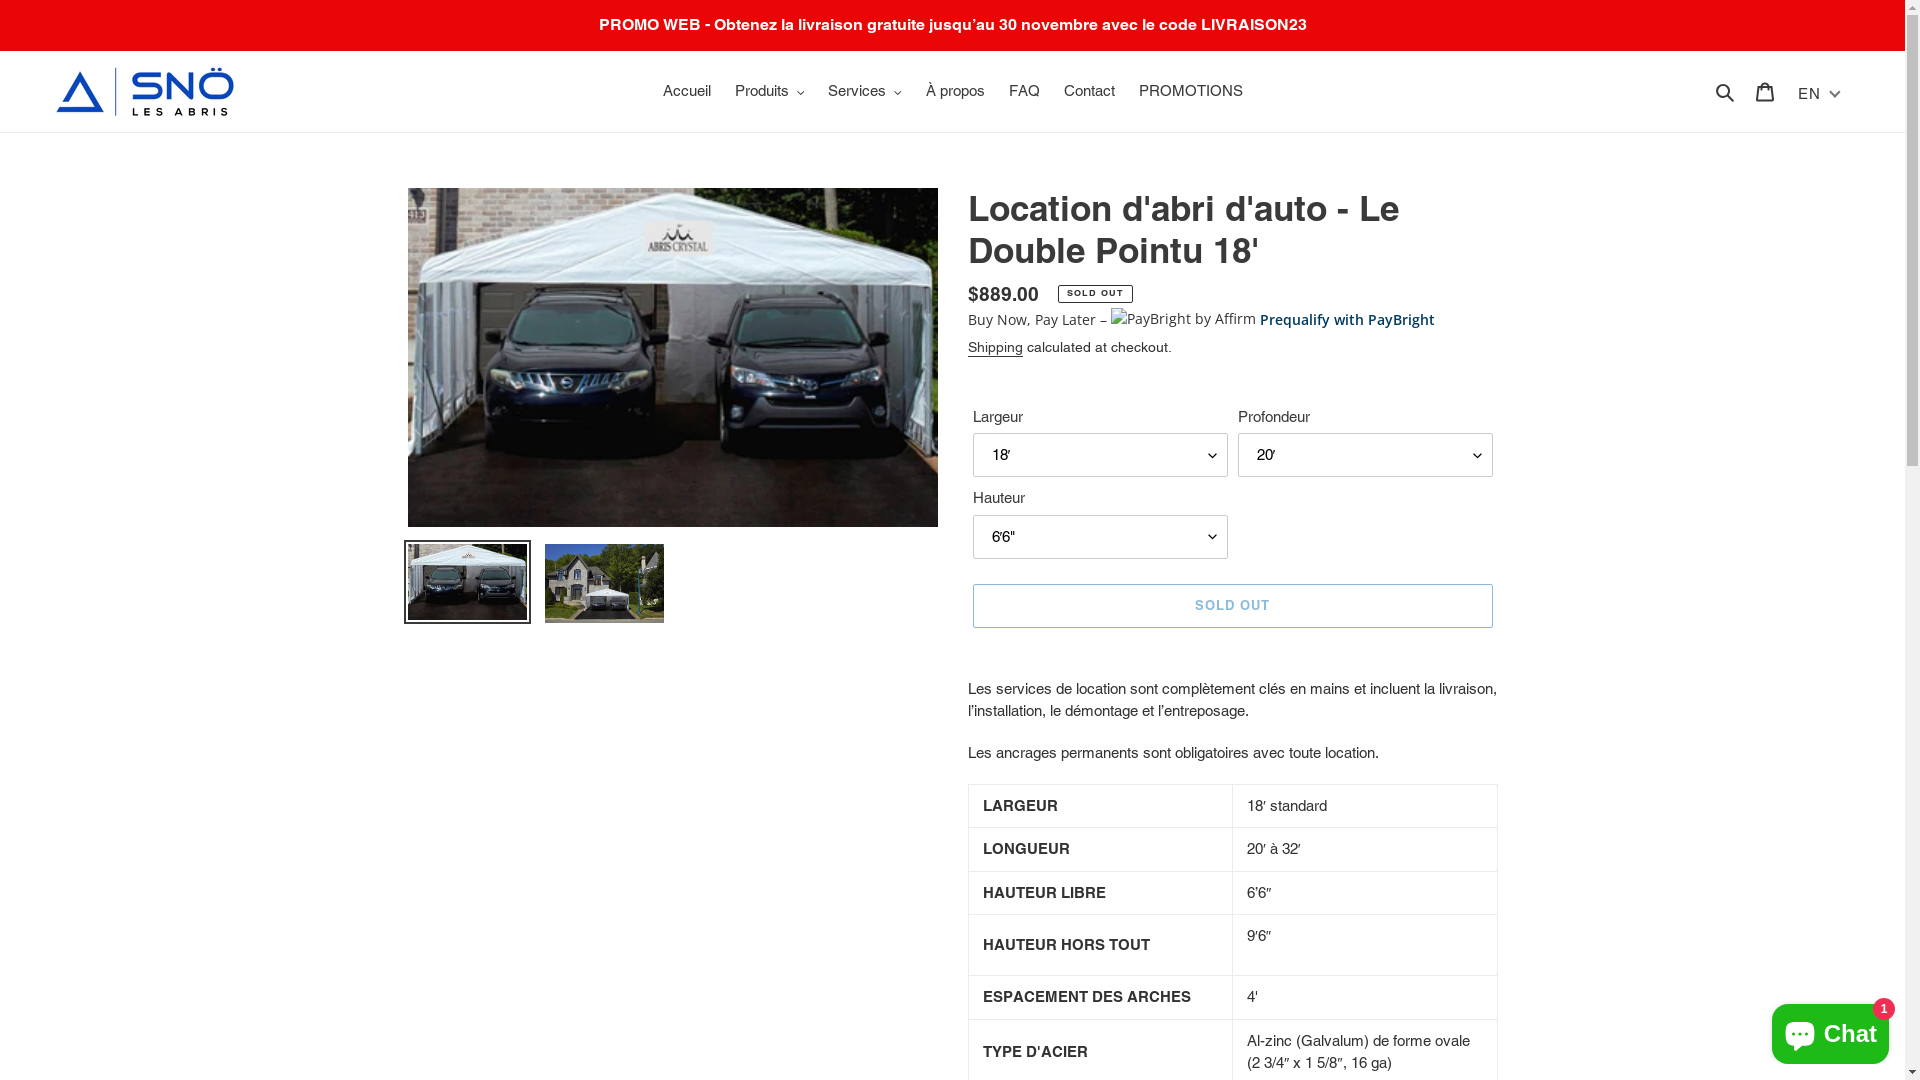 The width and height of the screenshot is (1920, 1080). What do you see at coordinates (1347, 318) in the screenshot?
I see `'Prequalify with PayBright'` at bounding box center [1347, 318].